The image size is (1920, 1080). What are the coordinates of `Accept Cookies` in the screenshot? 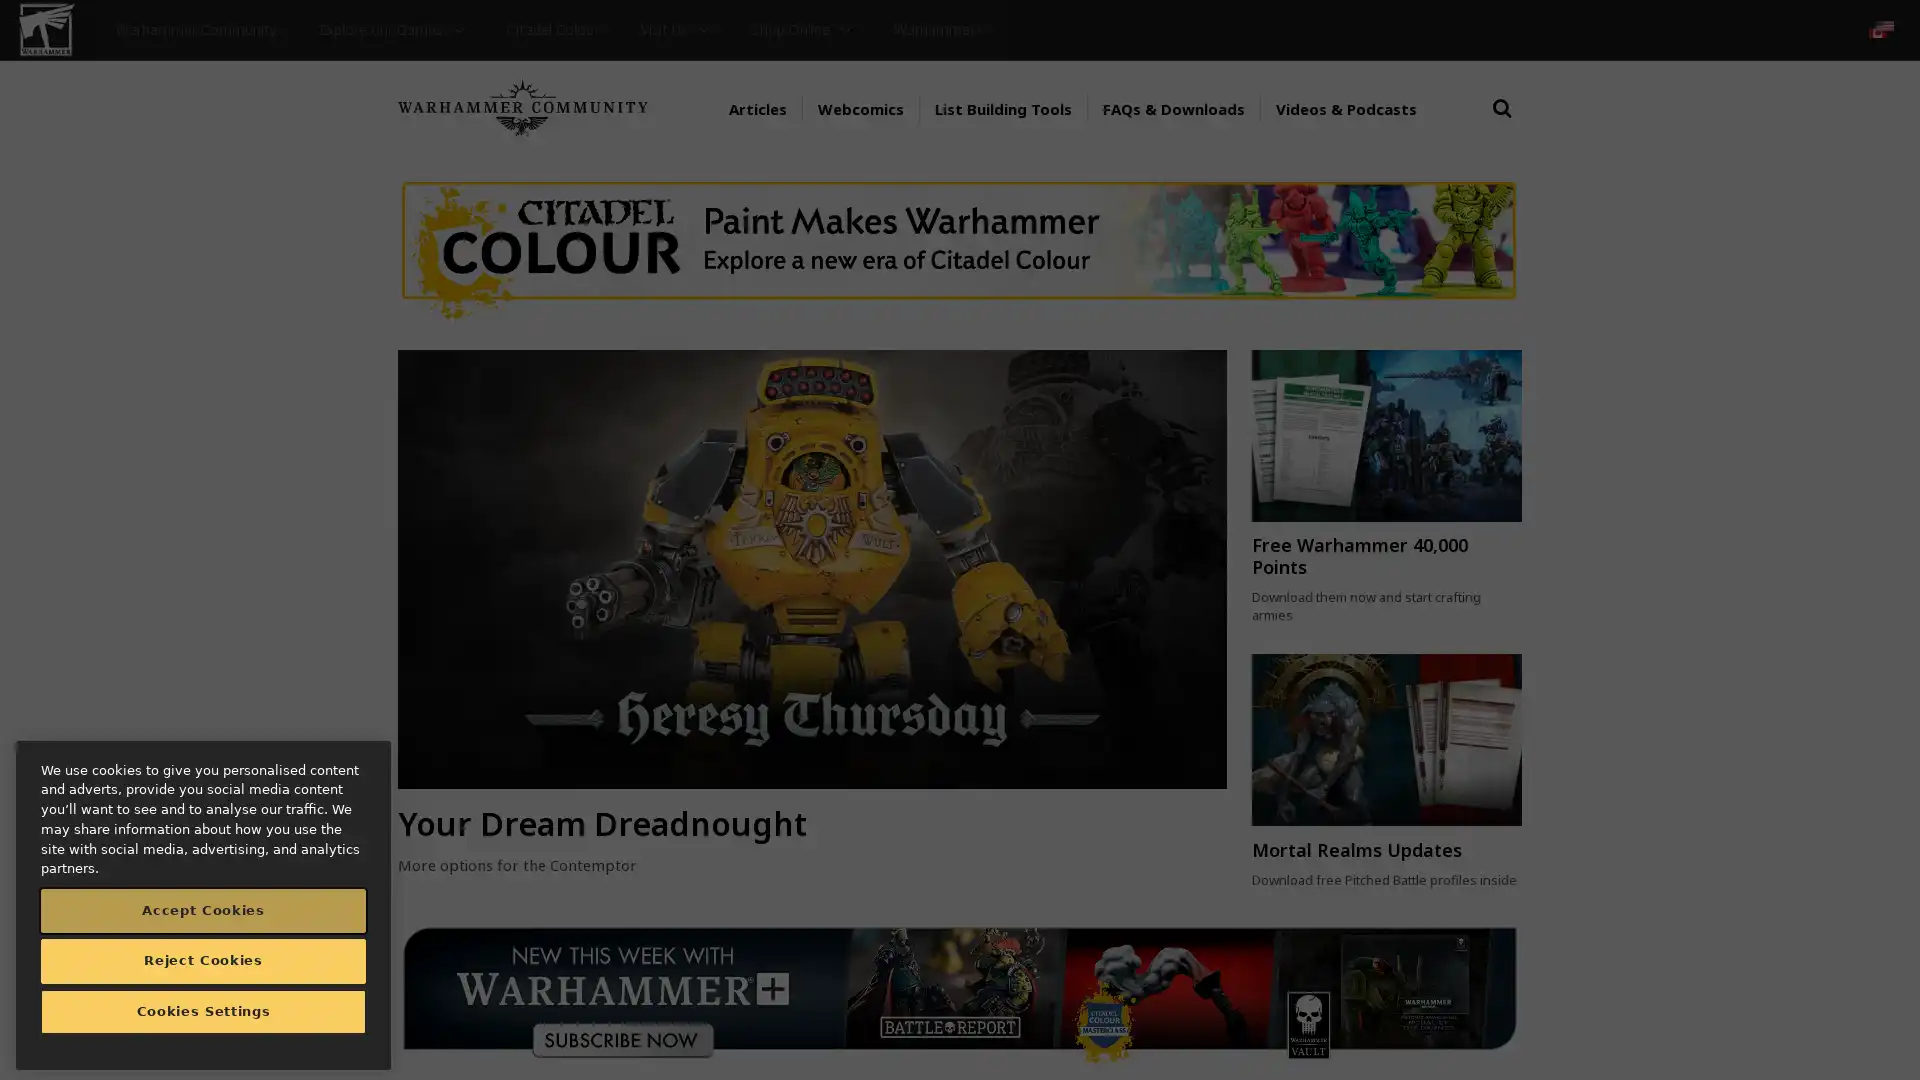 It's located at (203, 910).